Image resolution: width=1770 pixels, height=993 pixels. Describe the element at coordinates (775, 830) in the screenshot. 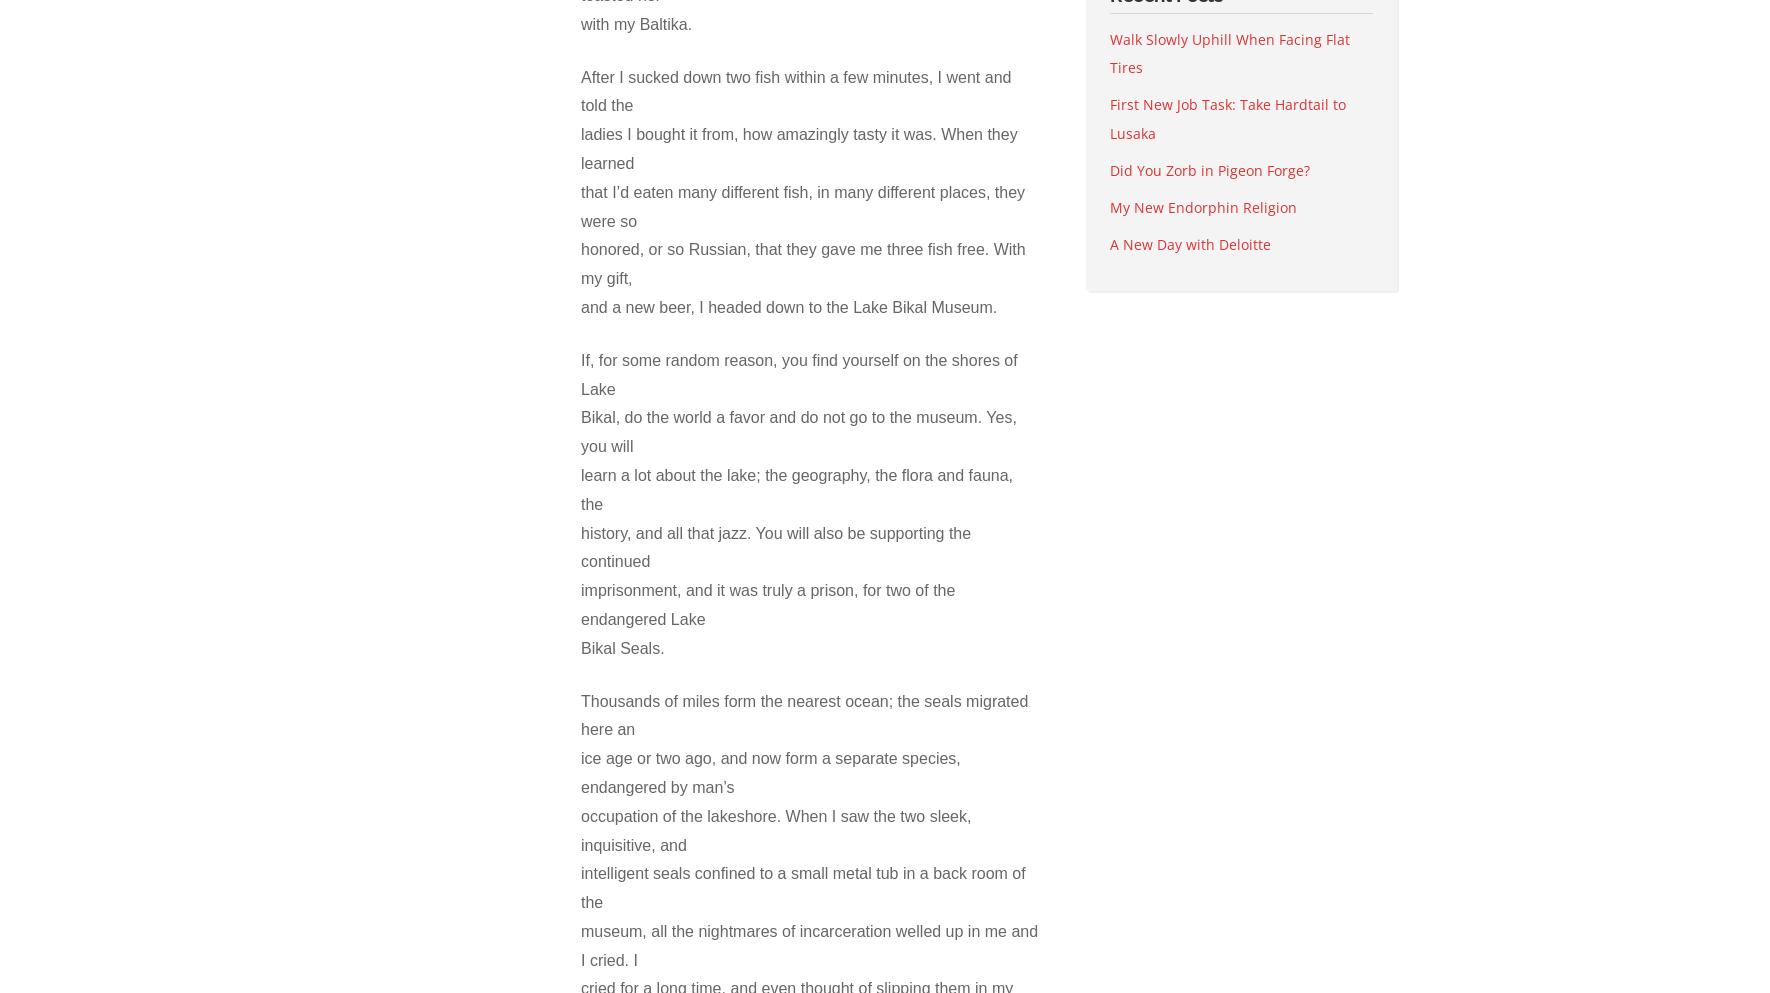

I see `'occupation of the lakeshore. When I saw the two sleek, inquisitive, and'` at that location.